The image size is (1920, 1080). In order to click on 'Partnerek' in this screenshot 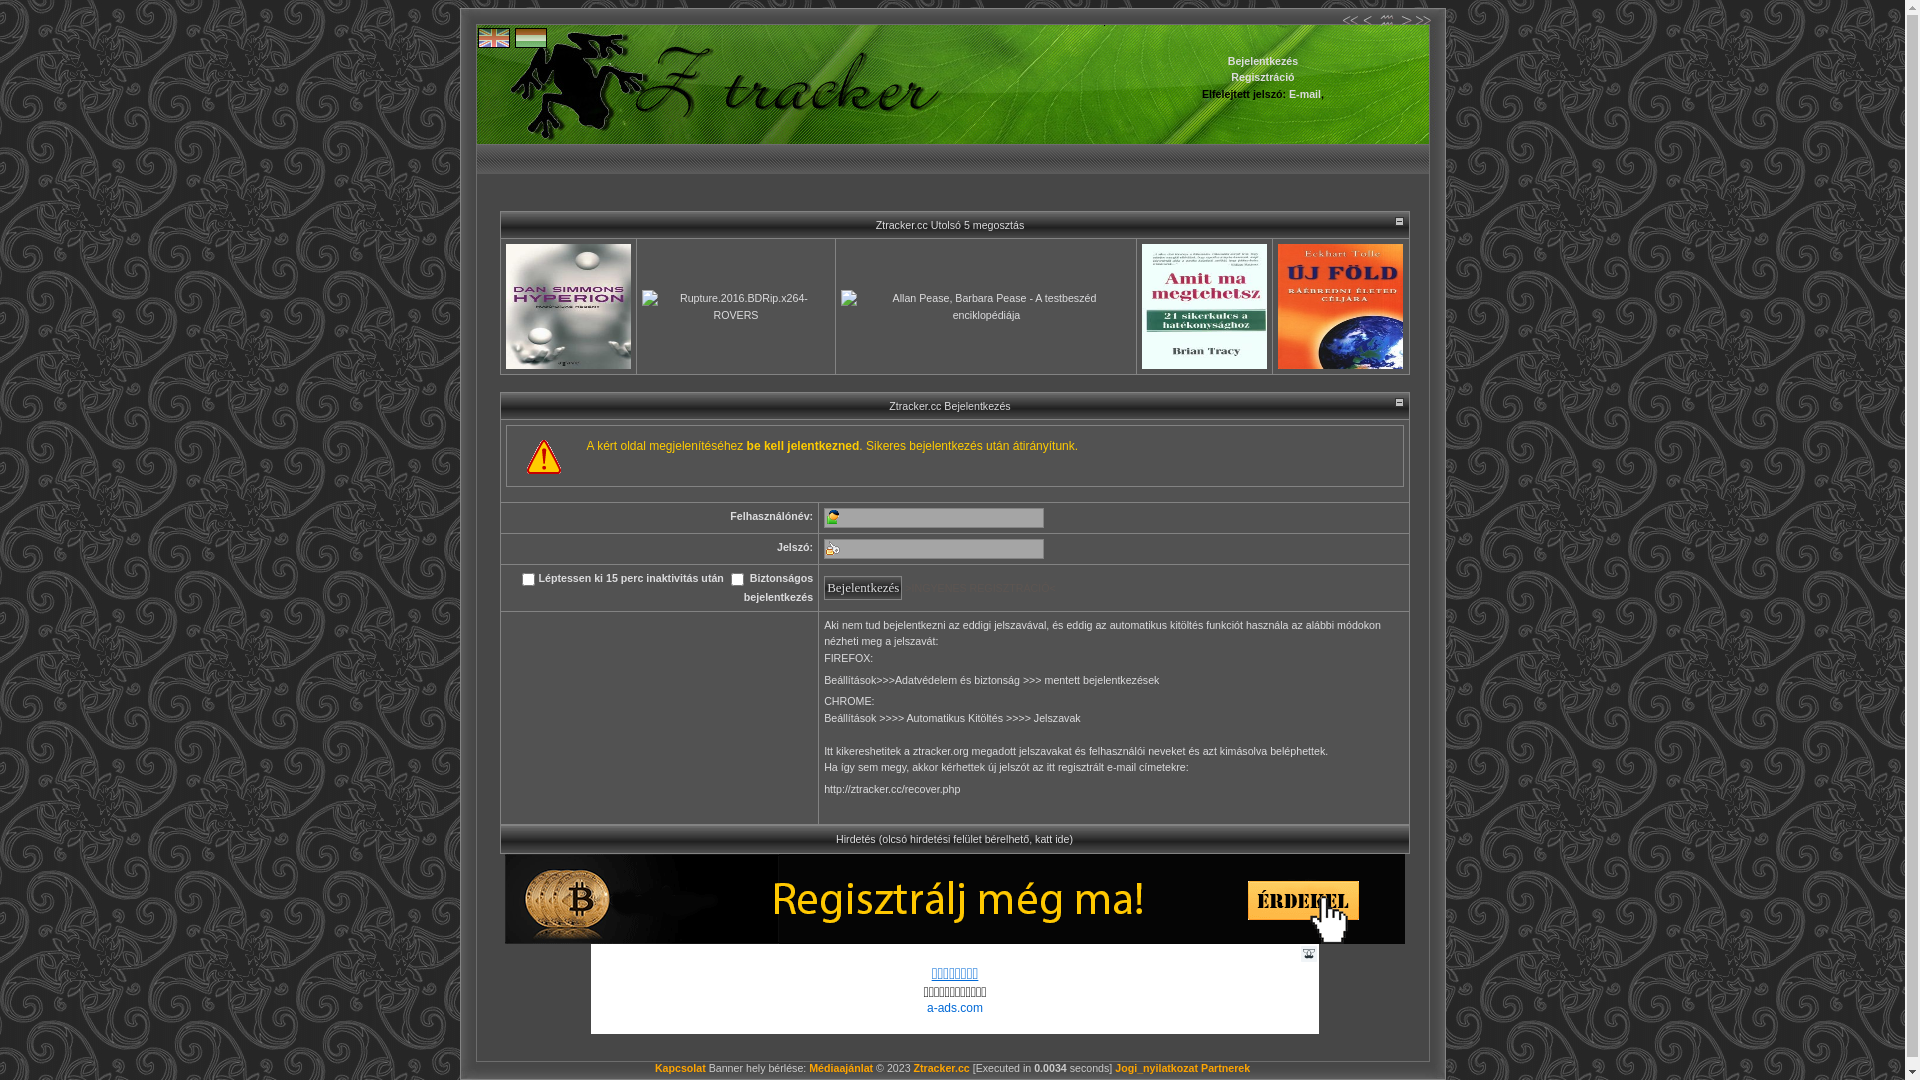, I will do `click(1224, 1067)`.